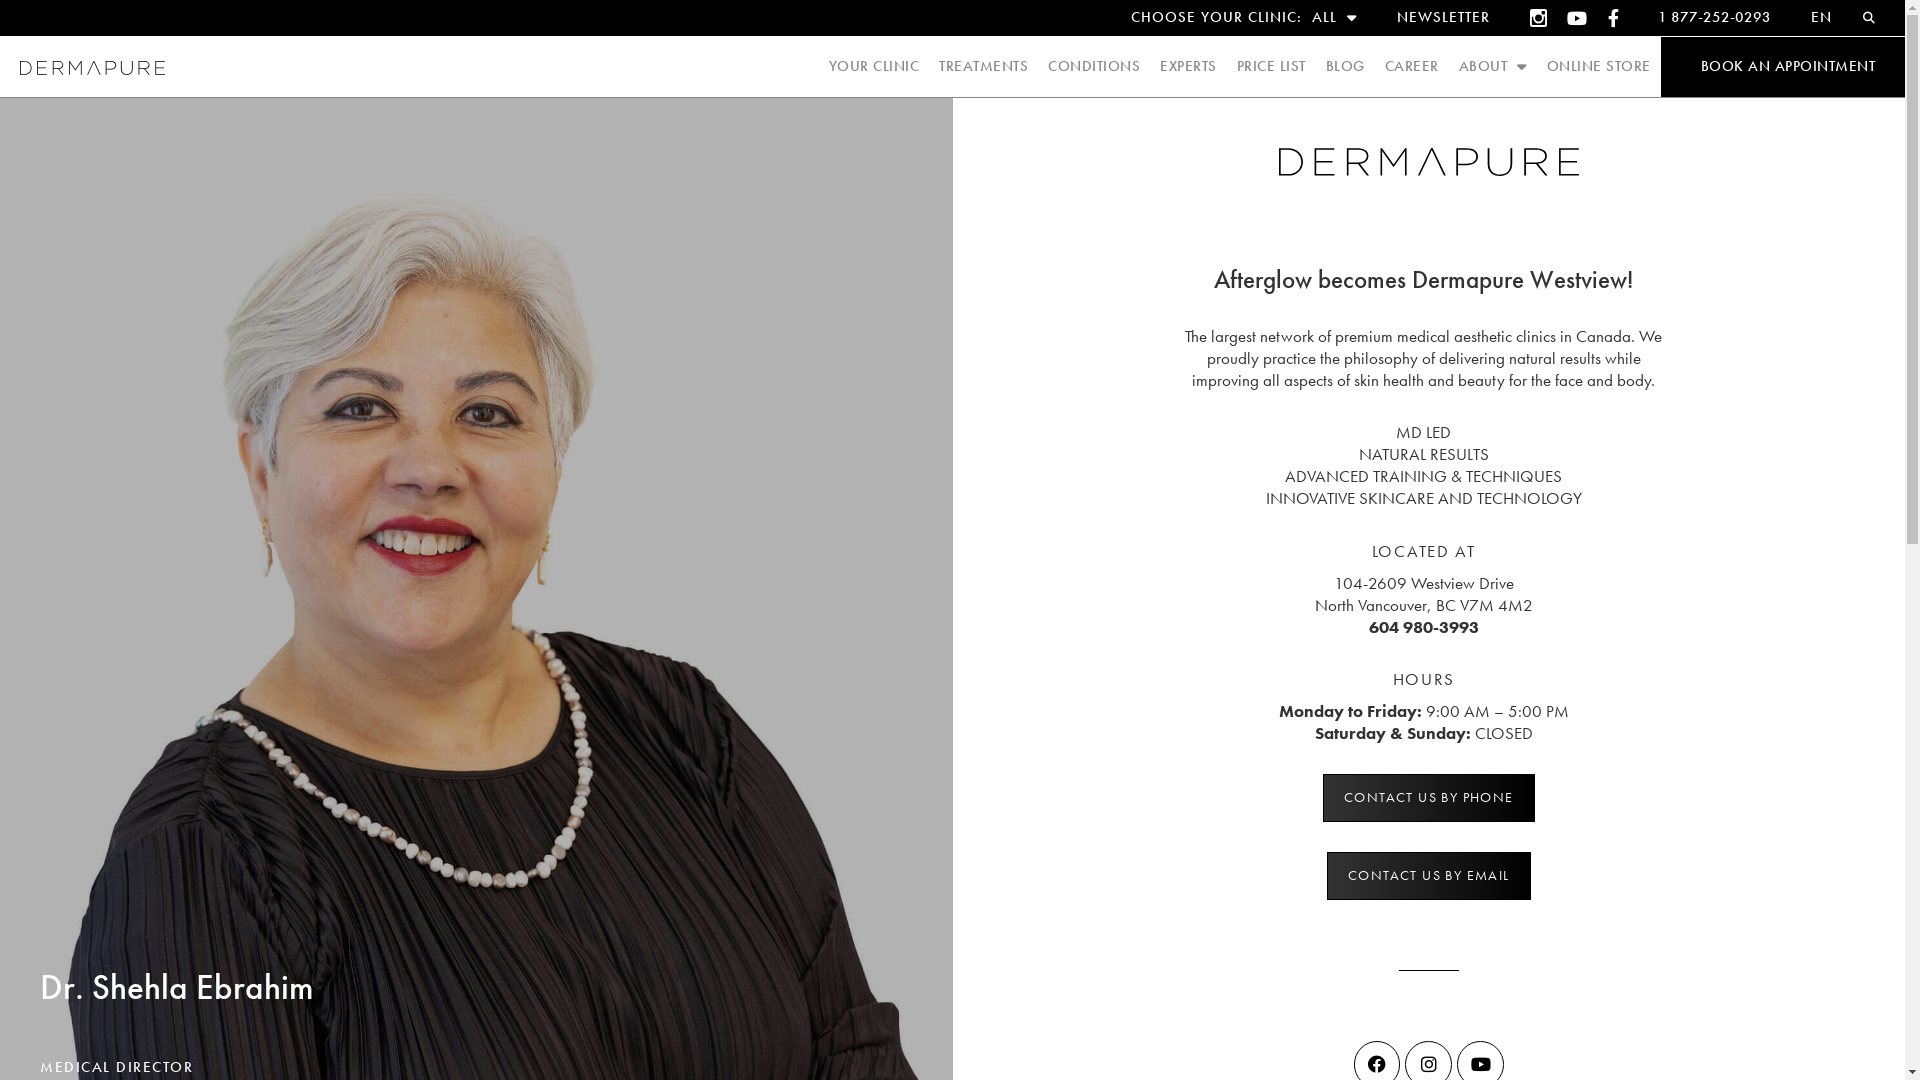 This screenshot has height=1080, width=1920. What do you see at coordinates (1787, 65) in the screenshot?
I see `'BOOK AN APPOINTMENT'` at bounding box center [1787, 65].